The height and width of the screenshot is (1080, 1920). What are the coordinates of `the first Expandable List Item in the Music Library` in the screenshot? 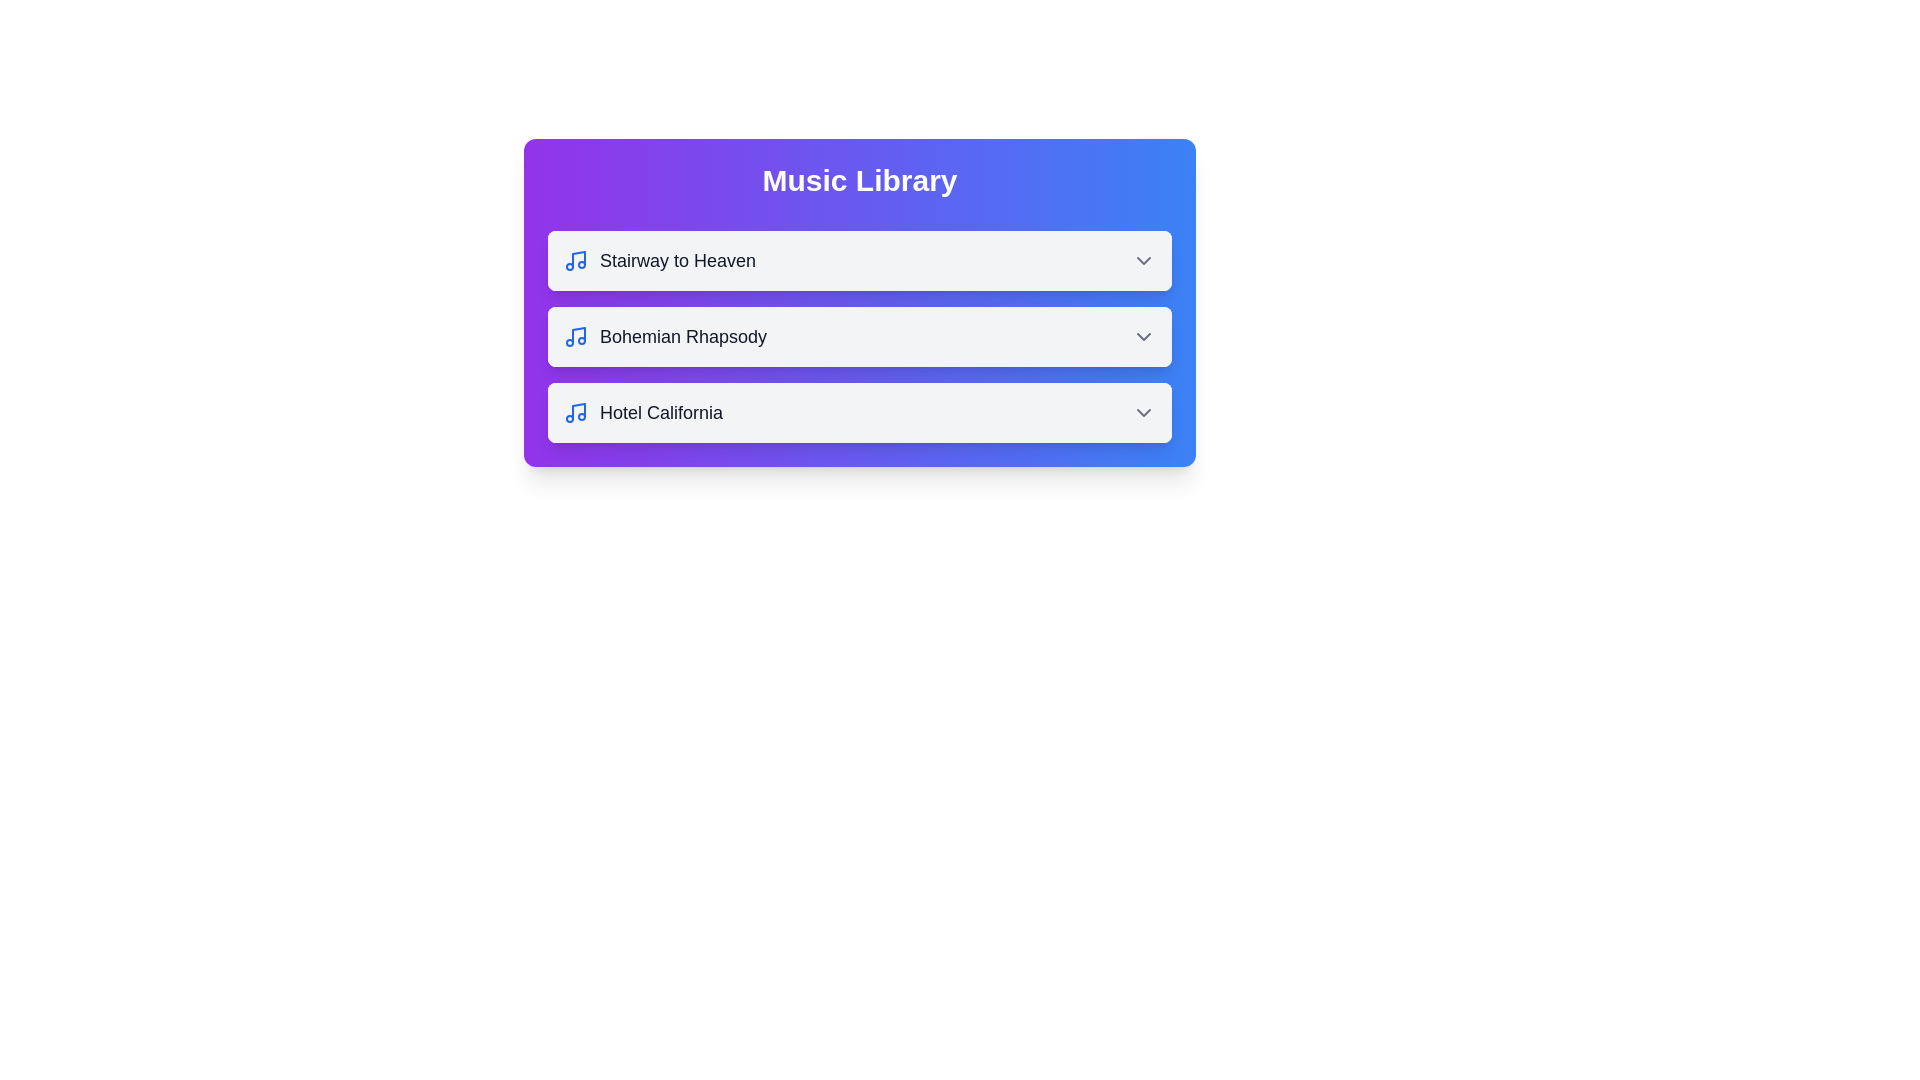 It's located at (859, 260).